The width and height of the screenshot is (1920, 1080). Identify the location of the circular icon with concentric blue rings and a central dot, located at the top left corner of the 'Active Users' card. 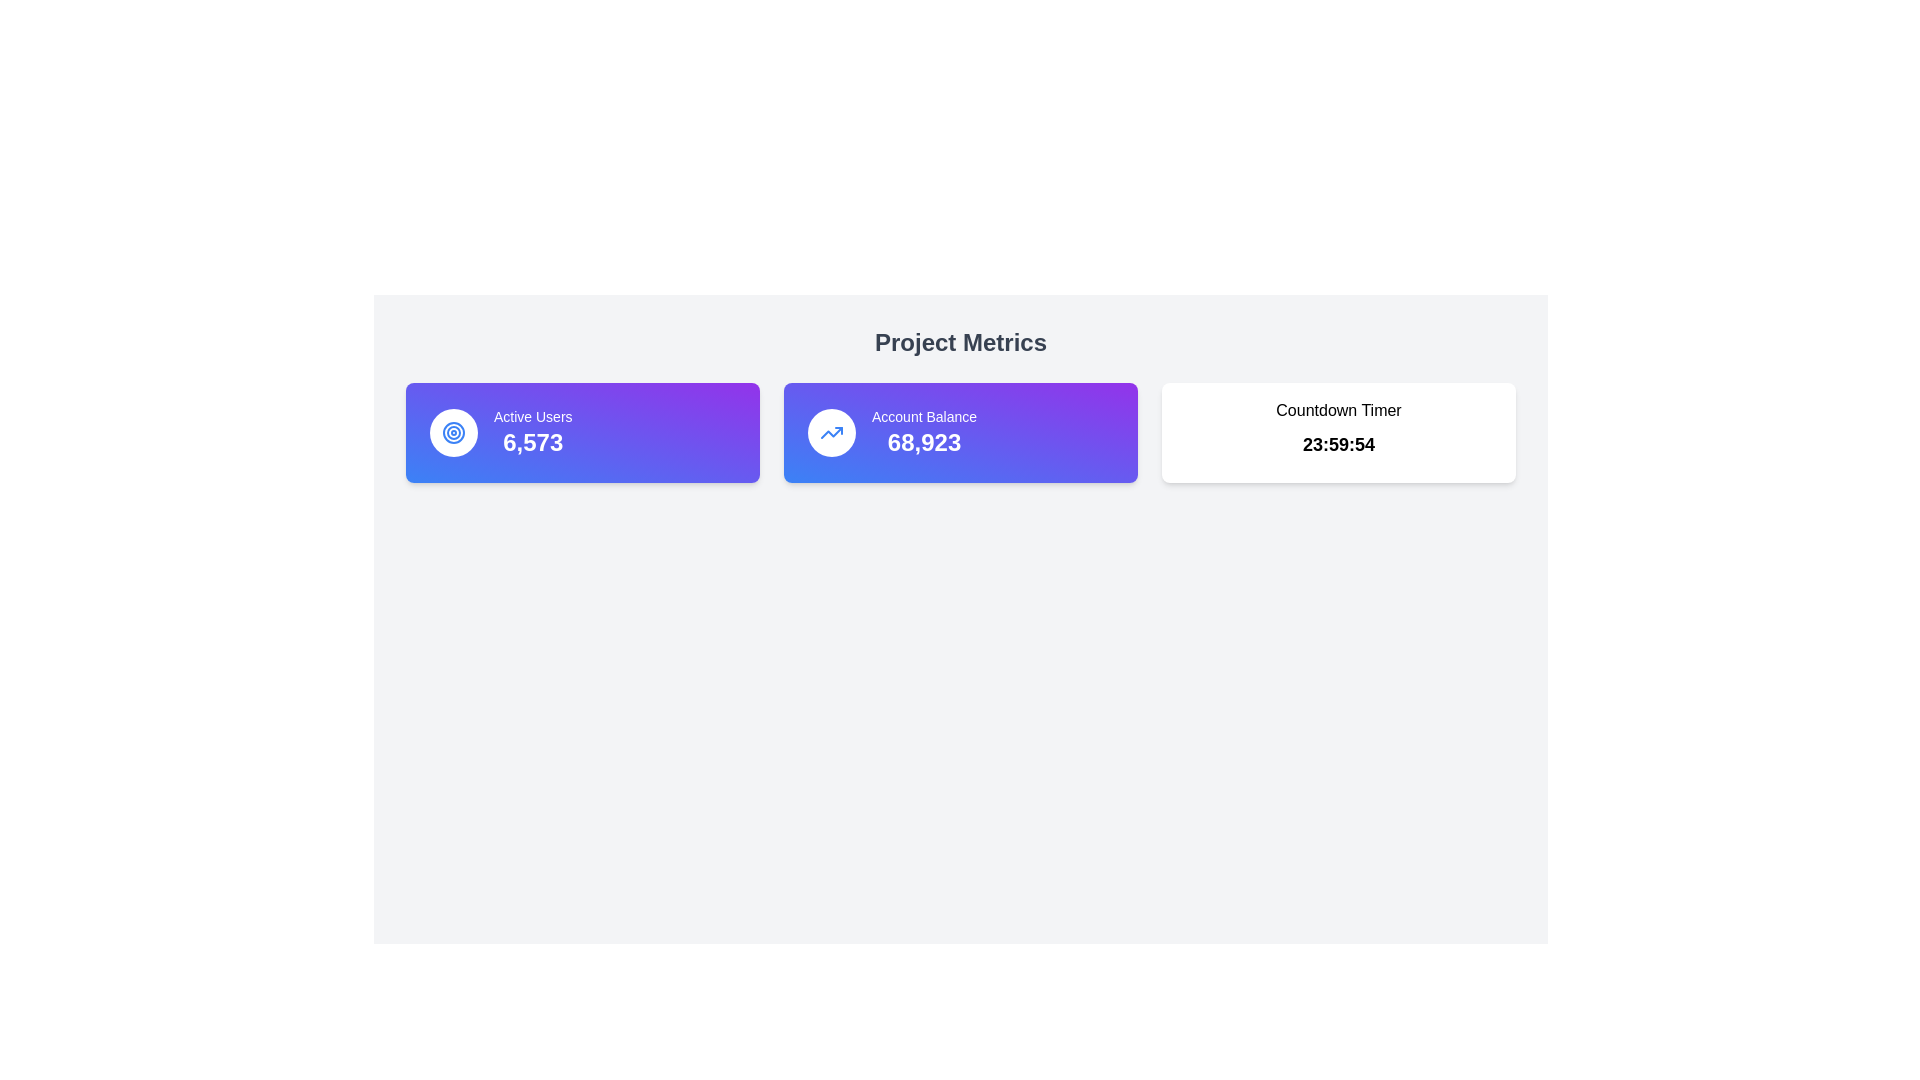
(453, 431).